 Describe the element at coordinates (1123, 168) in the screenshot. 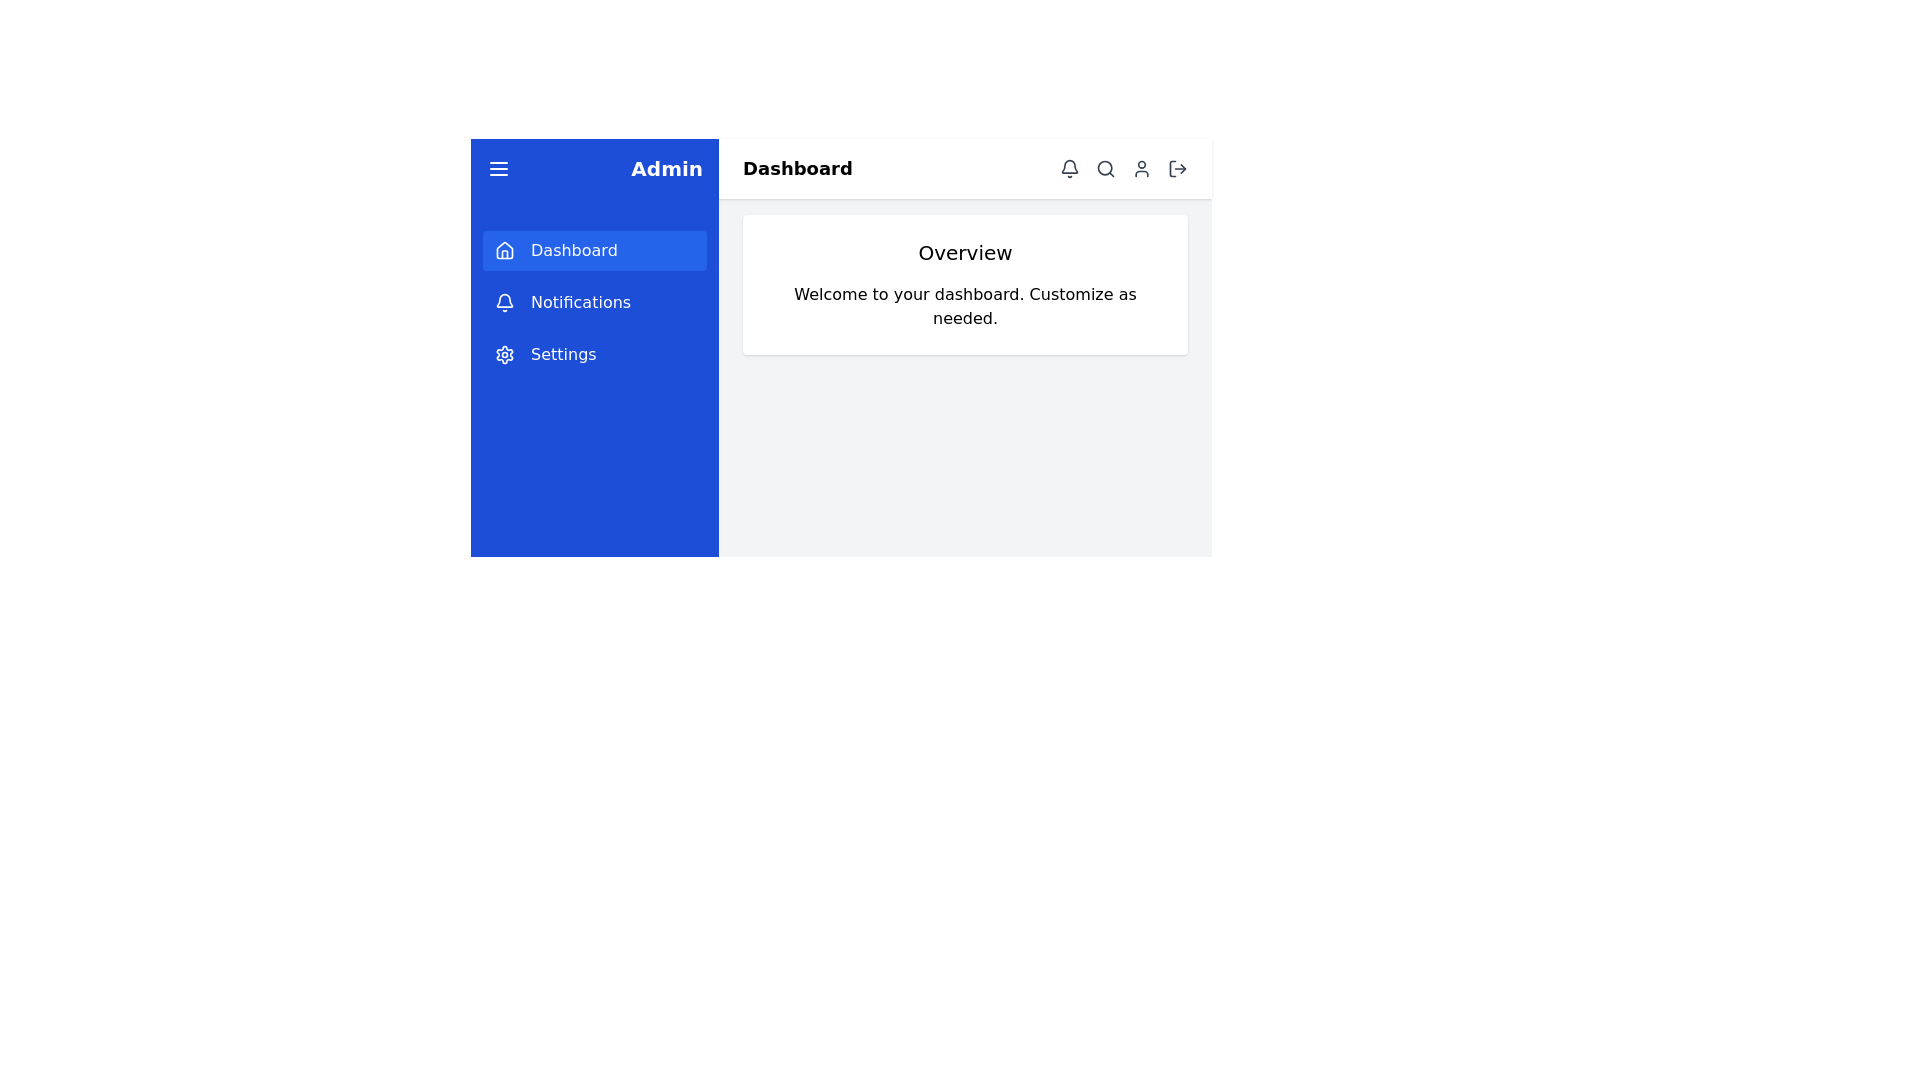

I see `the icon in the navigation and utility toolbar located at the header section, aligned to the right` at that location.